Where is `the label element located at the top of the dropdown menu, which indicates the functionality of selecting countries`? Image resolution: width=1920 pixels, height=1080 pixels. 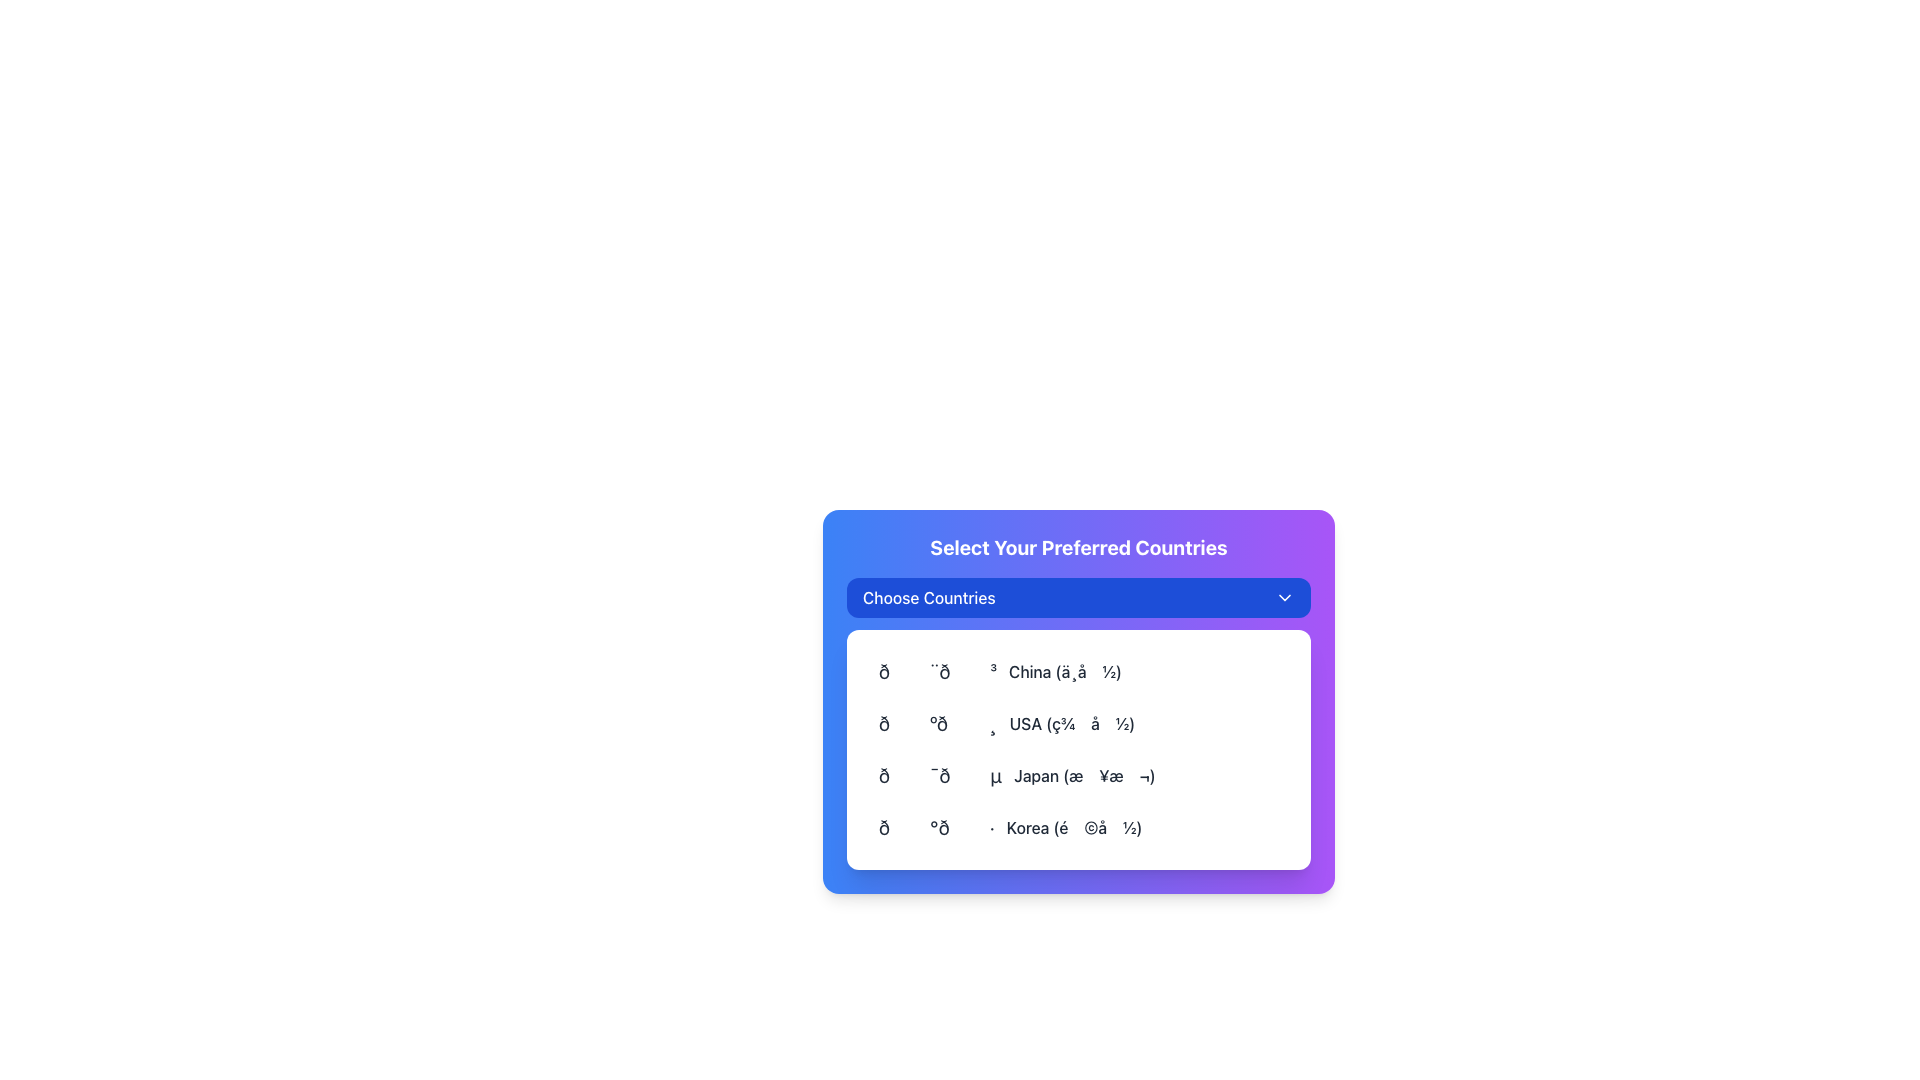
the label element located at the top of the dropdown menu, which indicates the functionality of selecting countries is located at coordinates (928, 596).